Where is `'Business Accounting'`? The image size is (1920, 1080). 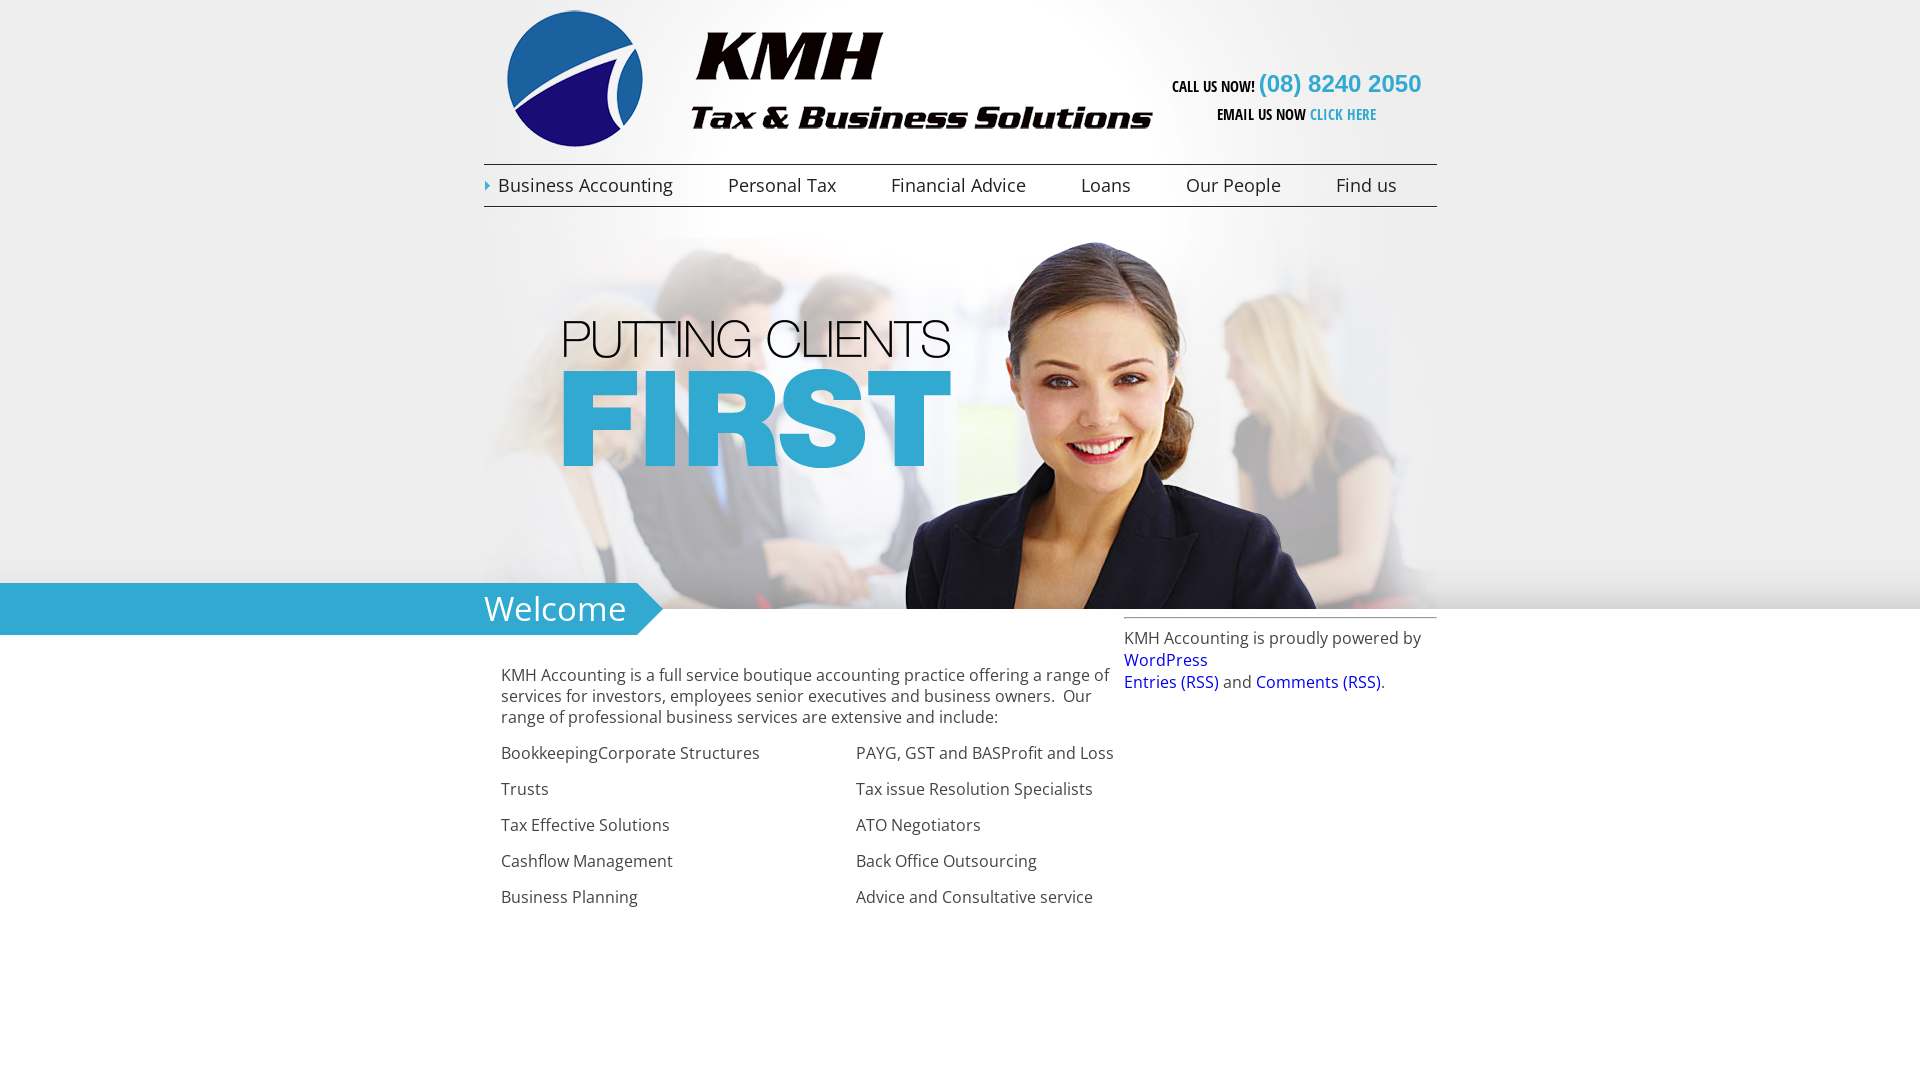
'Business Accounting' is located at coordinates (597, 185).